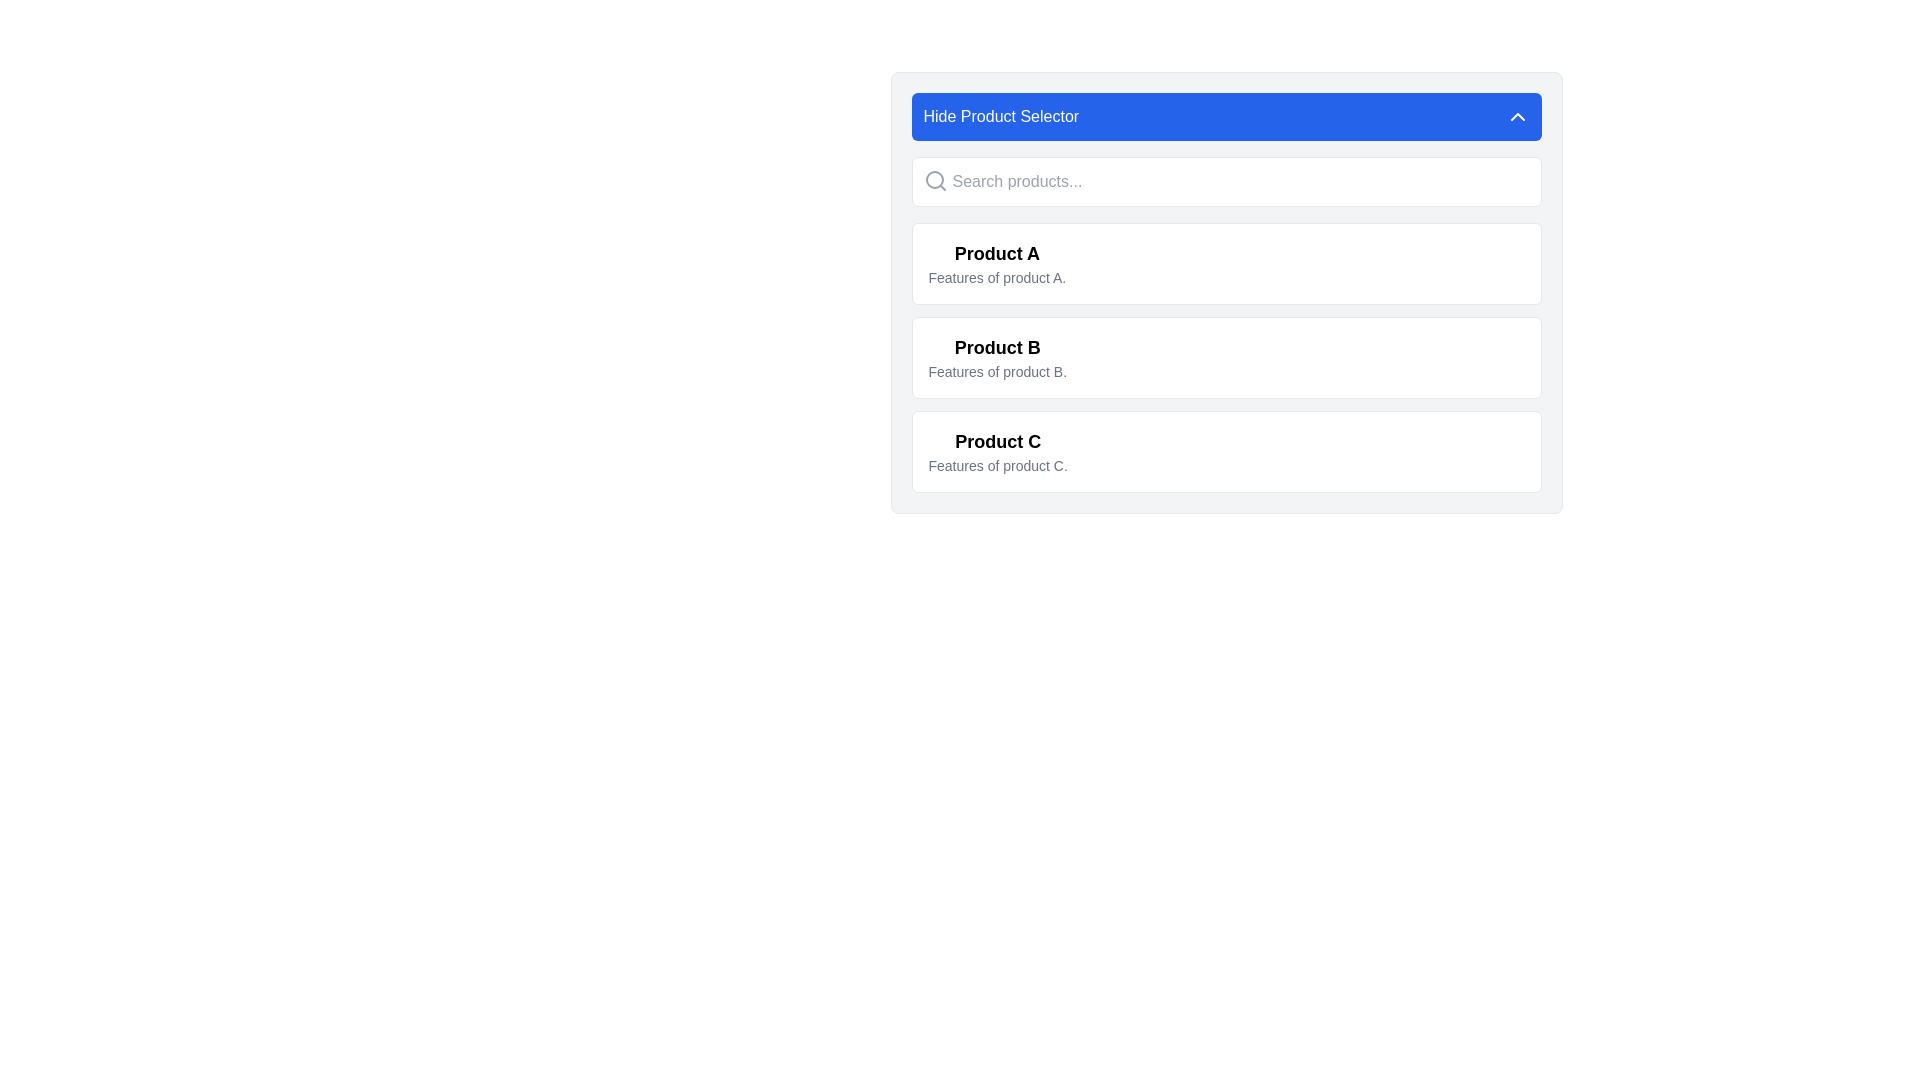  Describe the element at coordinates (997, 253) in the screenshot. I see `the text label 'Product A' to observe any visual changes, which is styled with bold and larger font size, located at the top of the first item in a list of selectable products` at that location.